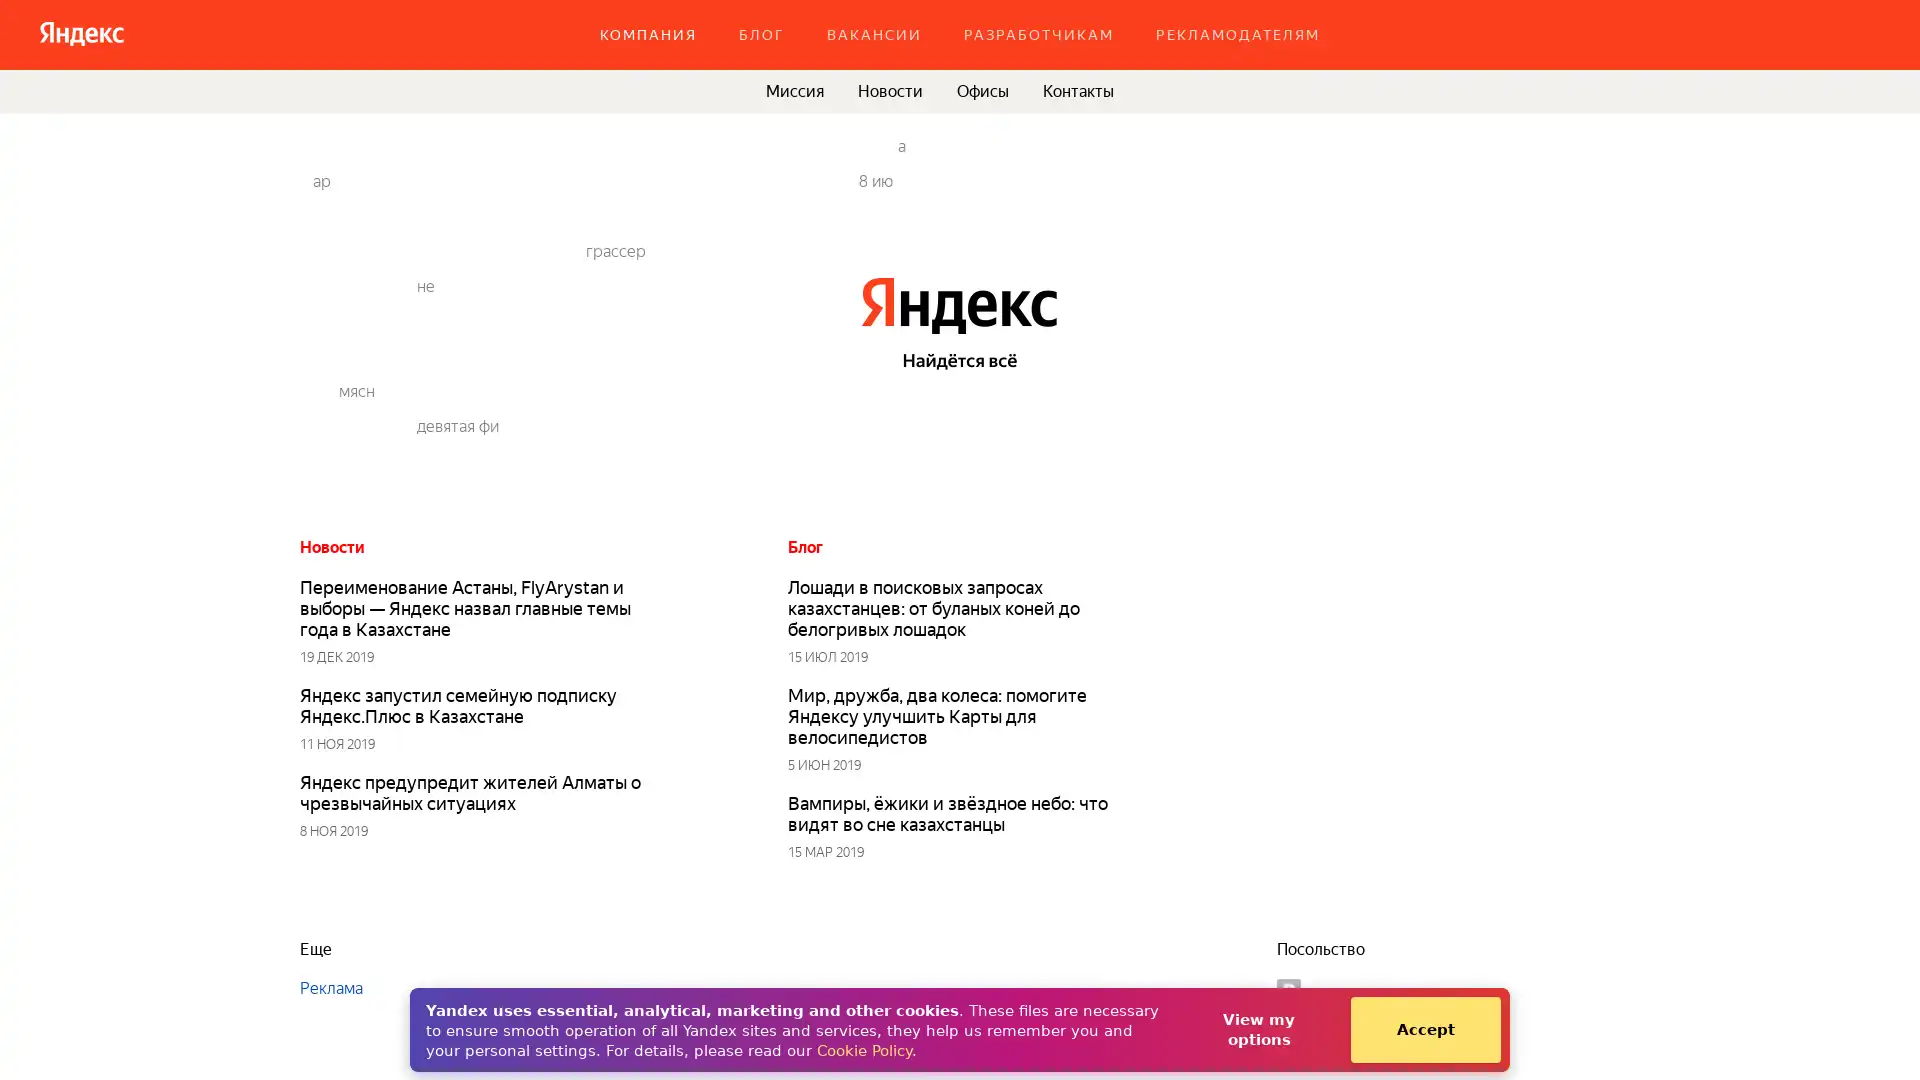 Image resolution: width=1920 pixels, height=1080 pixels. What do you see at coordinates (1257, 1029) in the screenshot?
I see `View my options` at bounding box center [1257, 1029].